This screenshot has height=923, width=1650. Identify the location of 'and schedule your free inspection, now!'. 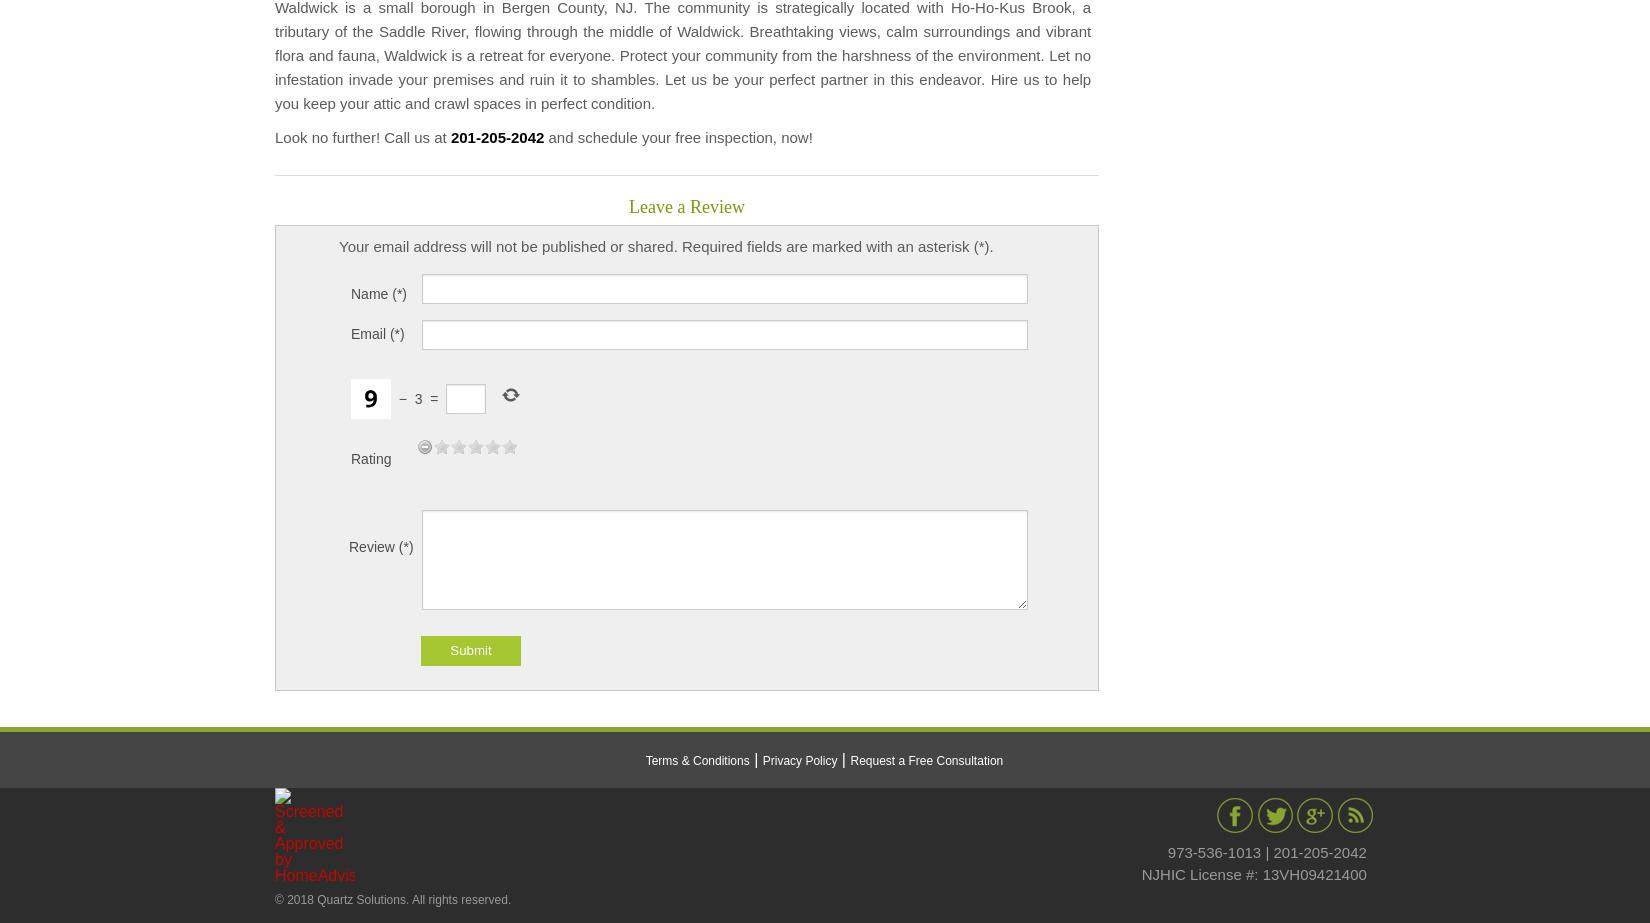
(676, 136).